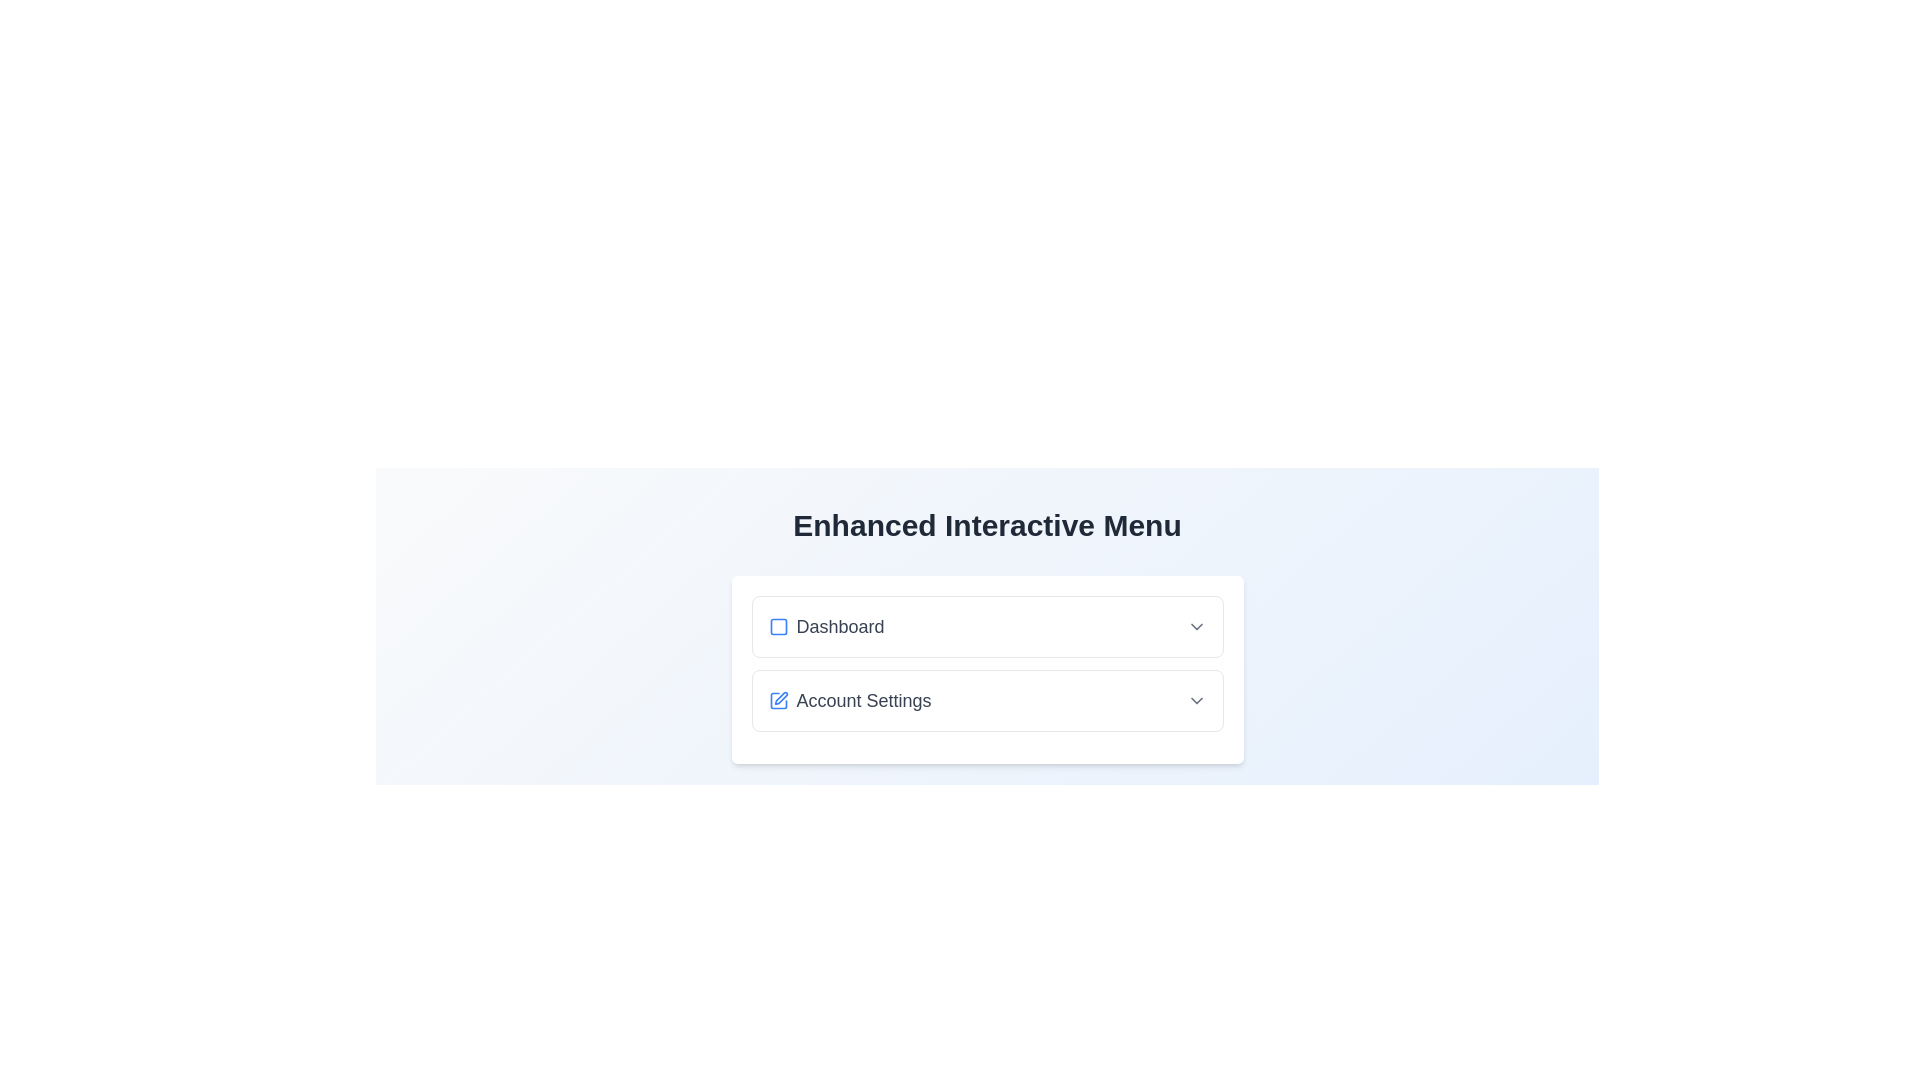 The image size is (1920, 1080). What do you see at coordinates (777, 700) in the screenshot?
I see `the icon representing account settings located on the leftmost side of the 'Account Settings' row in the menu` at bounding box center [777, 700].